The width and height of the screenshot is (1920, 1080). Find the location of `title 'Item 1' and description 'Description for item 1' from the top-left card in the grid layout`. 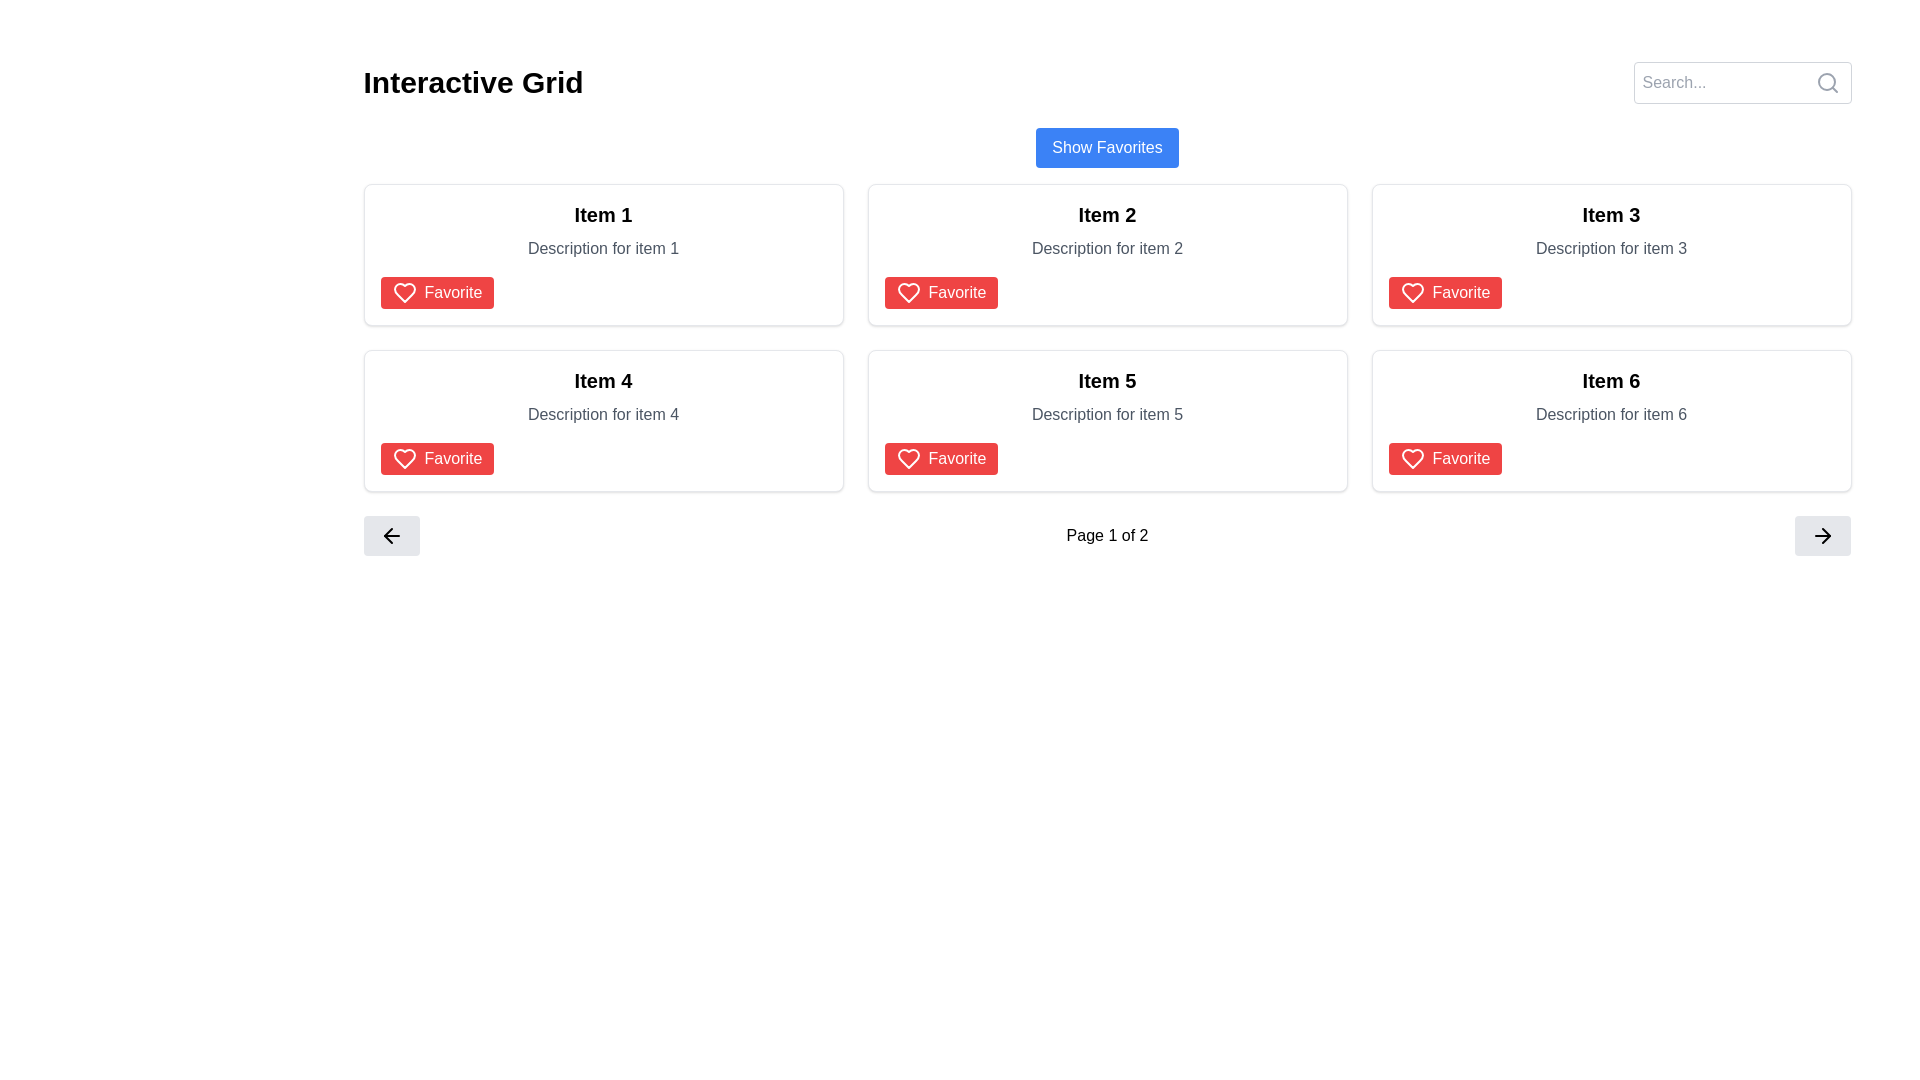

title 'Item 1' and description 'Description for item 1' from the top-left card in the grid layout is located at coordinates (602, 253).